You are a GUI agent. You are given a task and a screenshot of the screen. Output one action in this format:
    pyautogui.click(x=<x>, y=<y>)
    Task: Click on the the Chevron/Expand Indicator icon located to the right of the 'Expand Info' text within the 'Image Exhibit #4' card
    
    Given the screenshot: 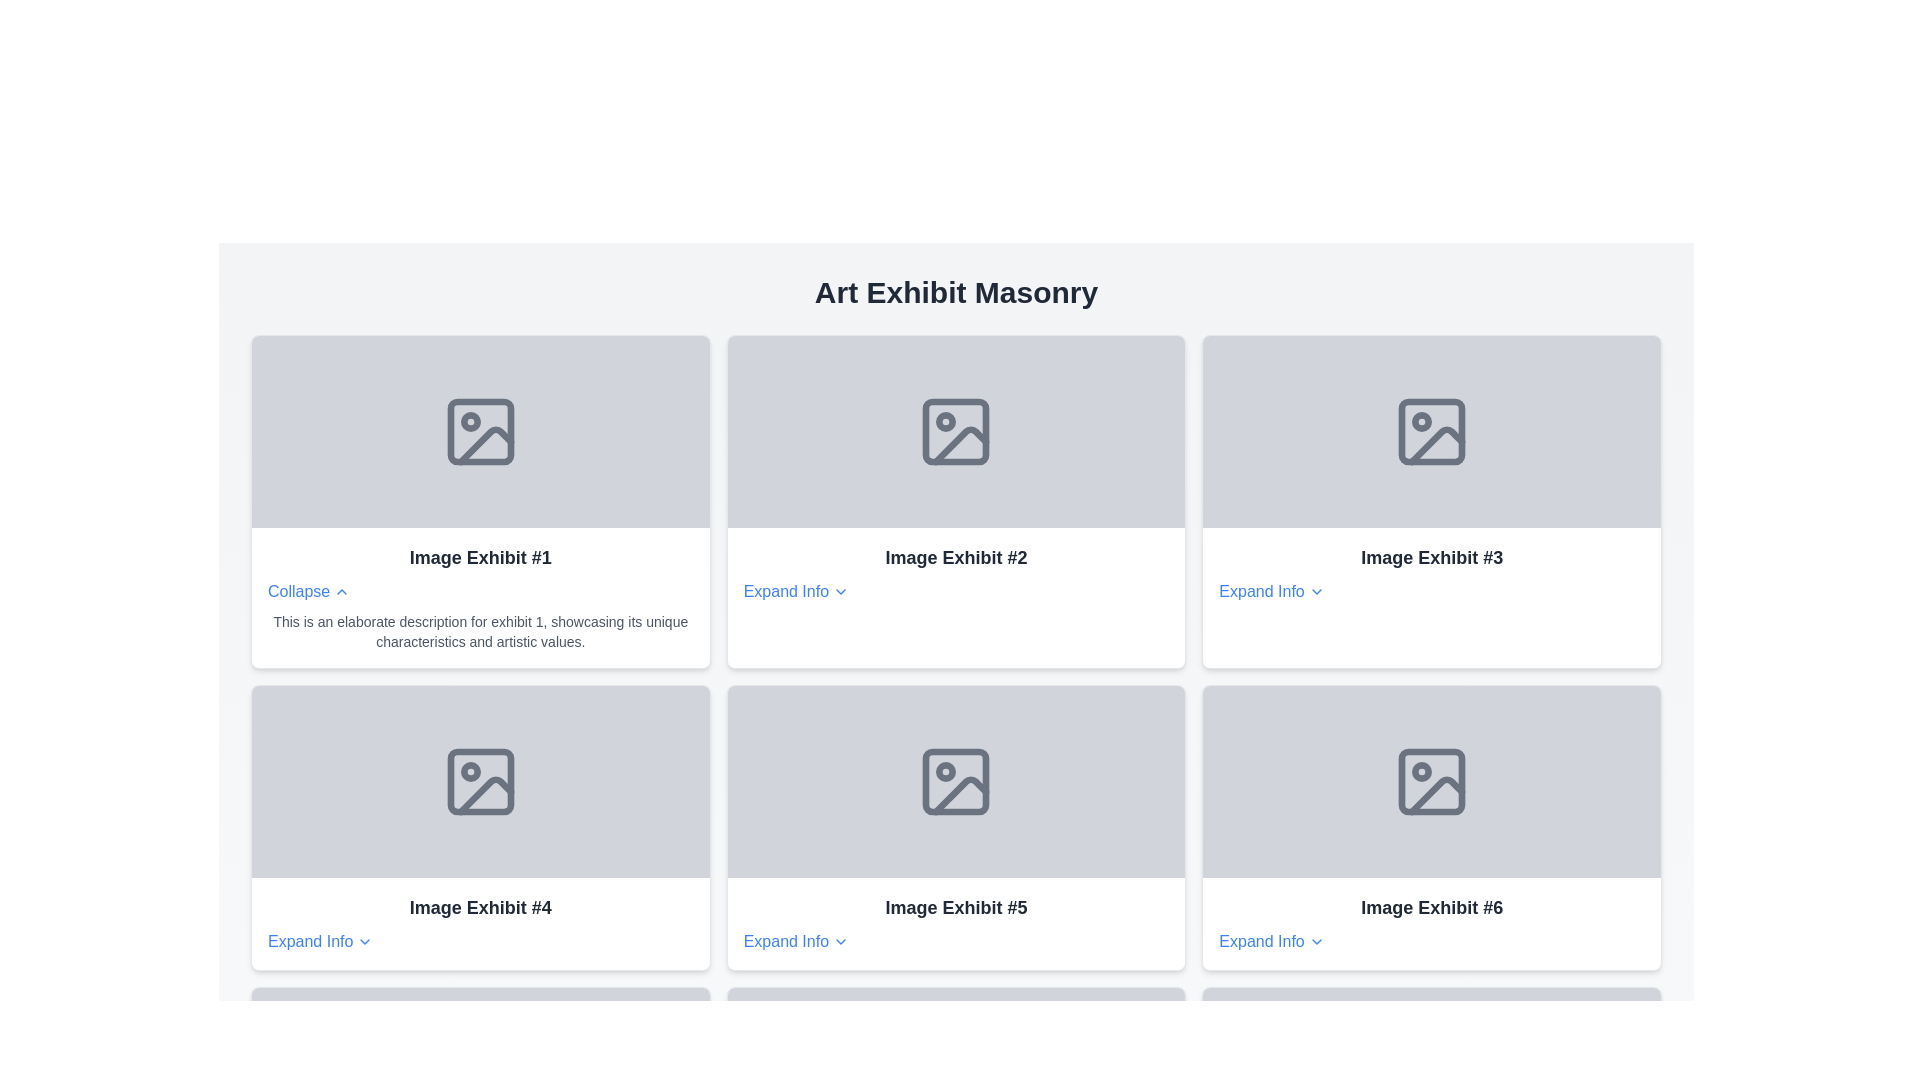 What is the action you would take?
    pyautogui.click(x=365, y=941)
    